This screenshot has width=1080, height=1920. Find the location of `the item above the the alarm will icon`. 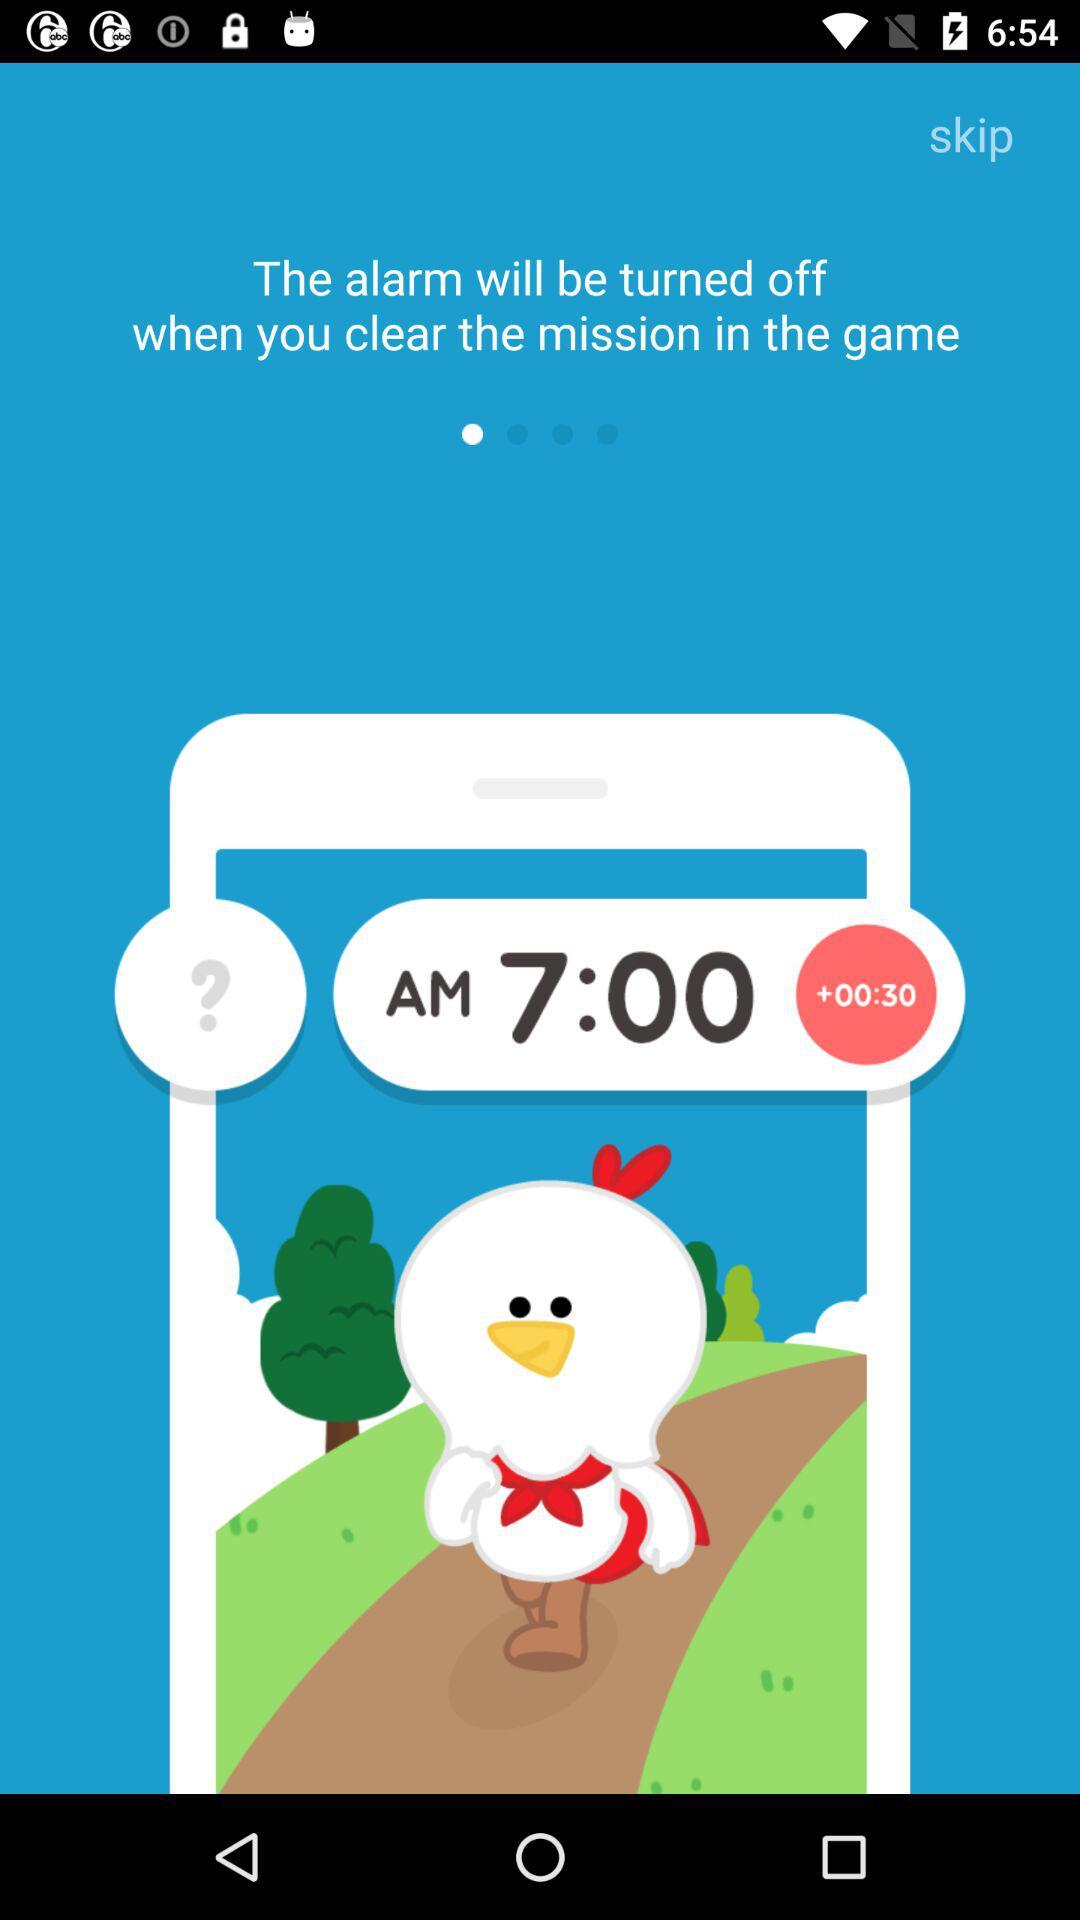

the item above the the alarm will icon is located at coordinates (970, 135).